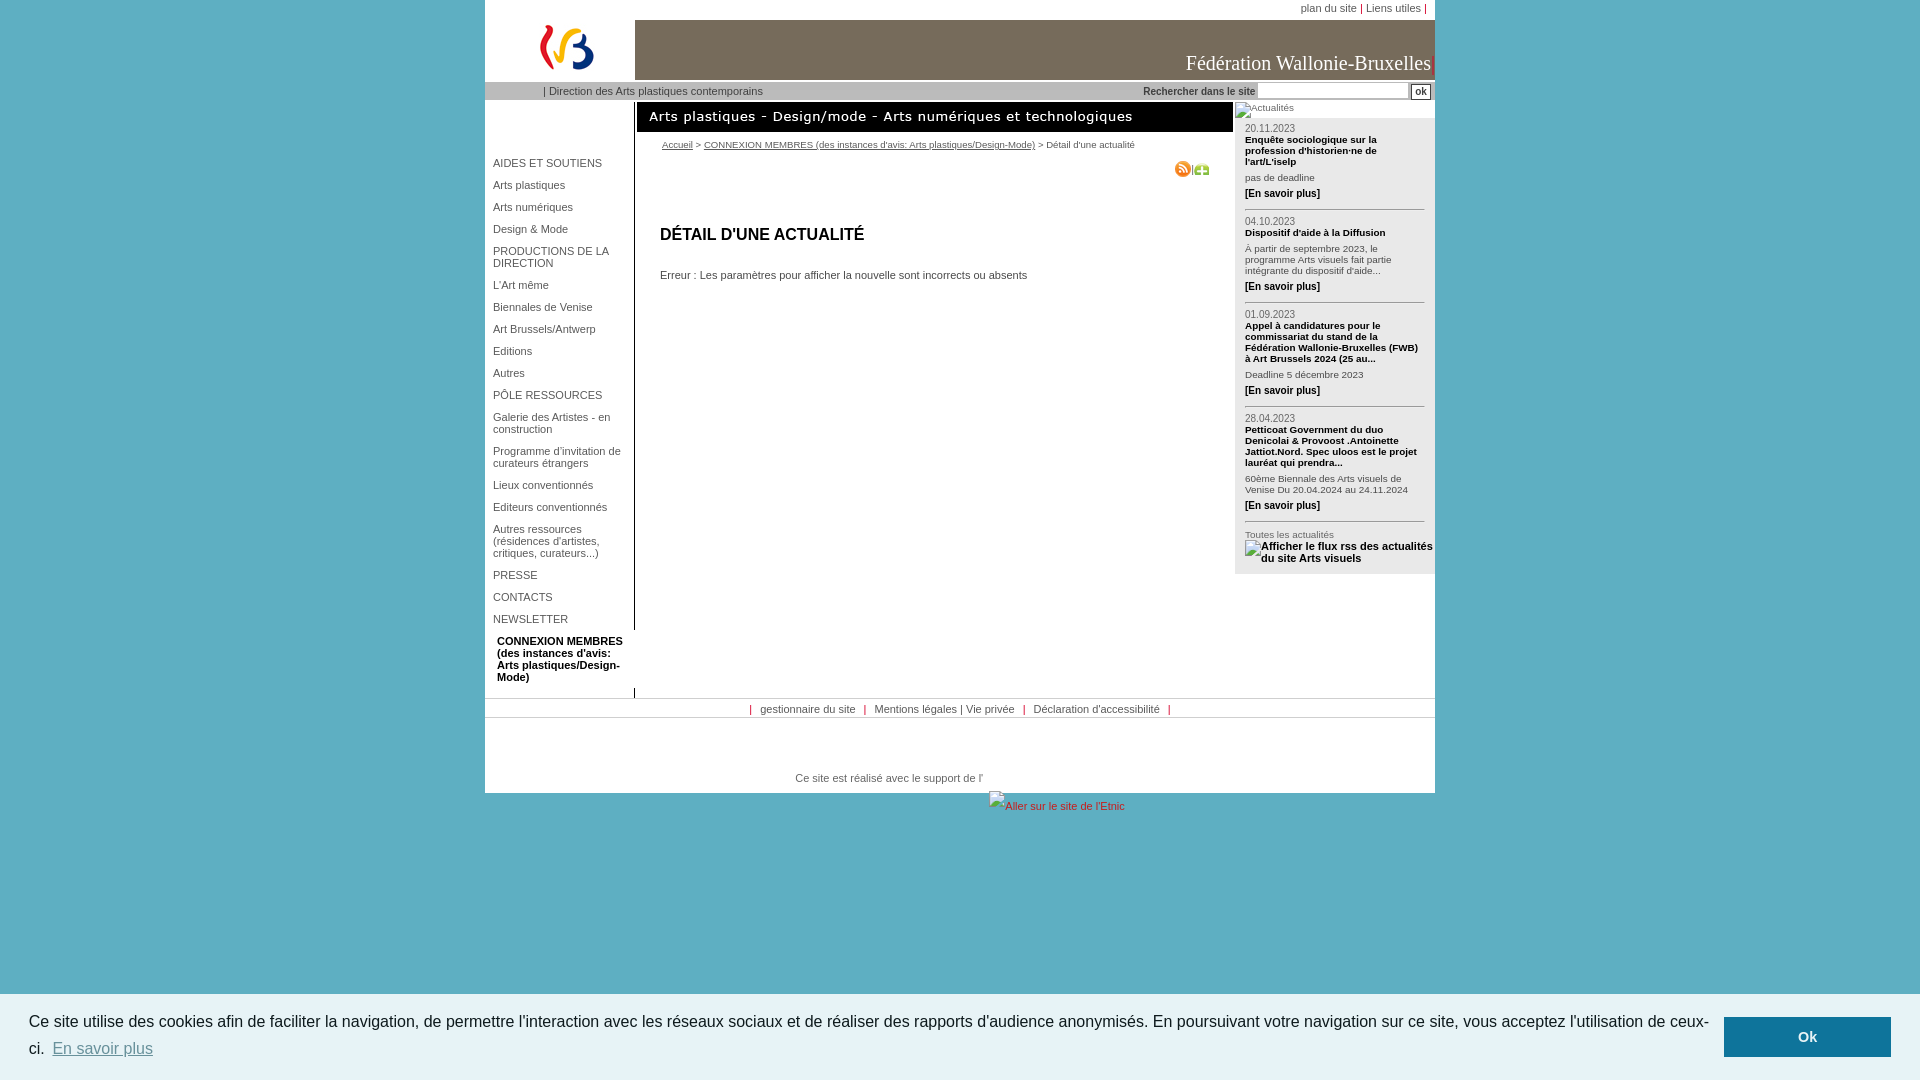  Describe the element at coordinates (1419, 92) in the screenshot. I see `'rechercher'` at that location.